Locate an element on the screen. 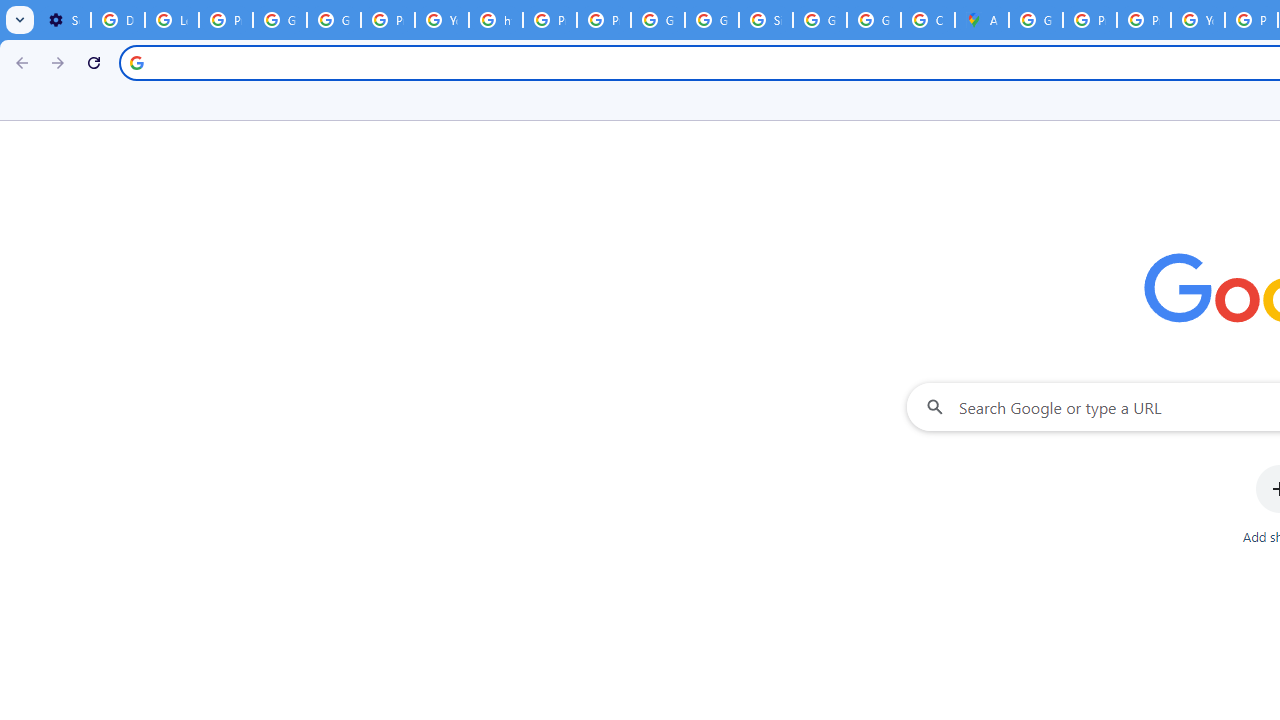 The width and height of the screenshot is (1280, 720). 'Delete photos & videos - Computer - Google Photos Help' is located at coordinates (116, 20).